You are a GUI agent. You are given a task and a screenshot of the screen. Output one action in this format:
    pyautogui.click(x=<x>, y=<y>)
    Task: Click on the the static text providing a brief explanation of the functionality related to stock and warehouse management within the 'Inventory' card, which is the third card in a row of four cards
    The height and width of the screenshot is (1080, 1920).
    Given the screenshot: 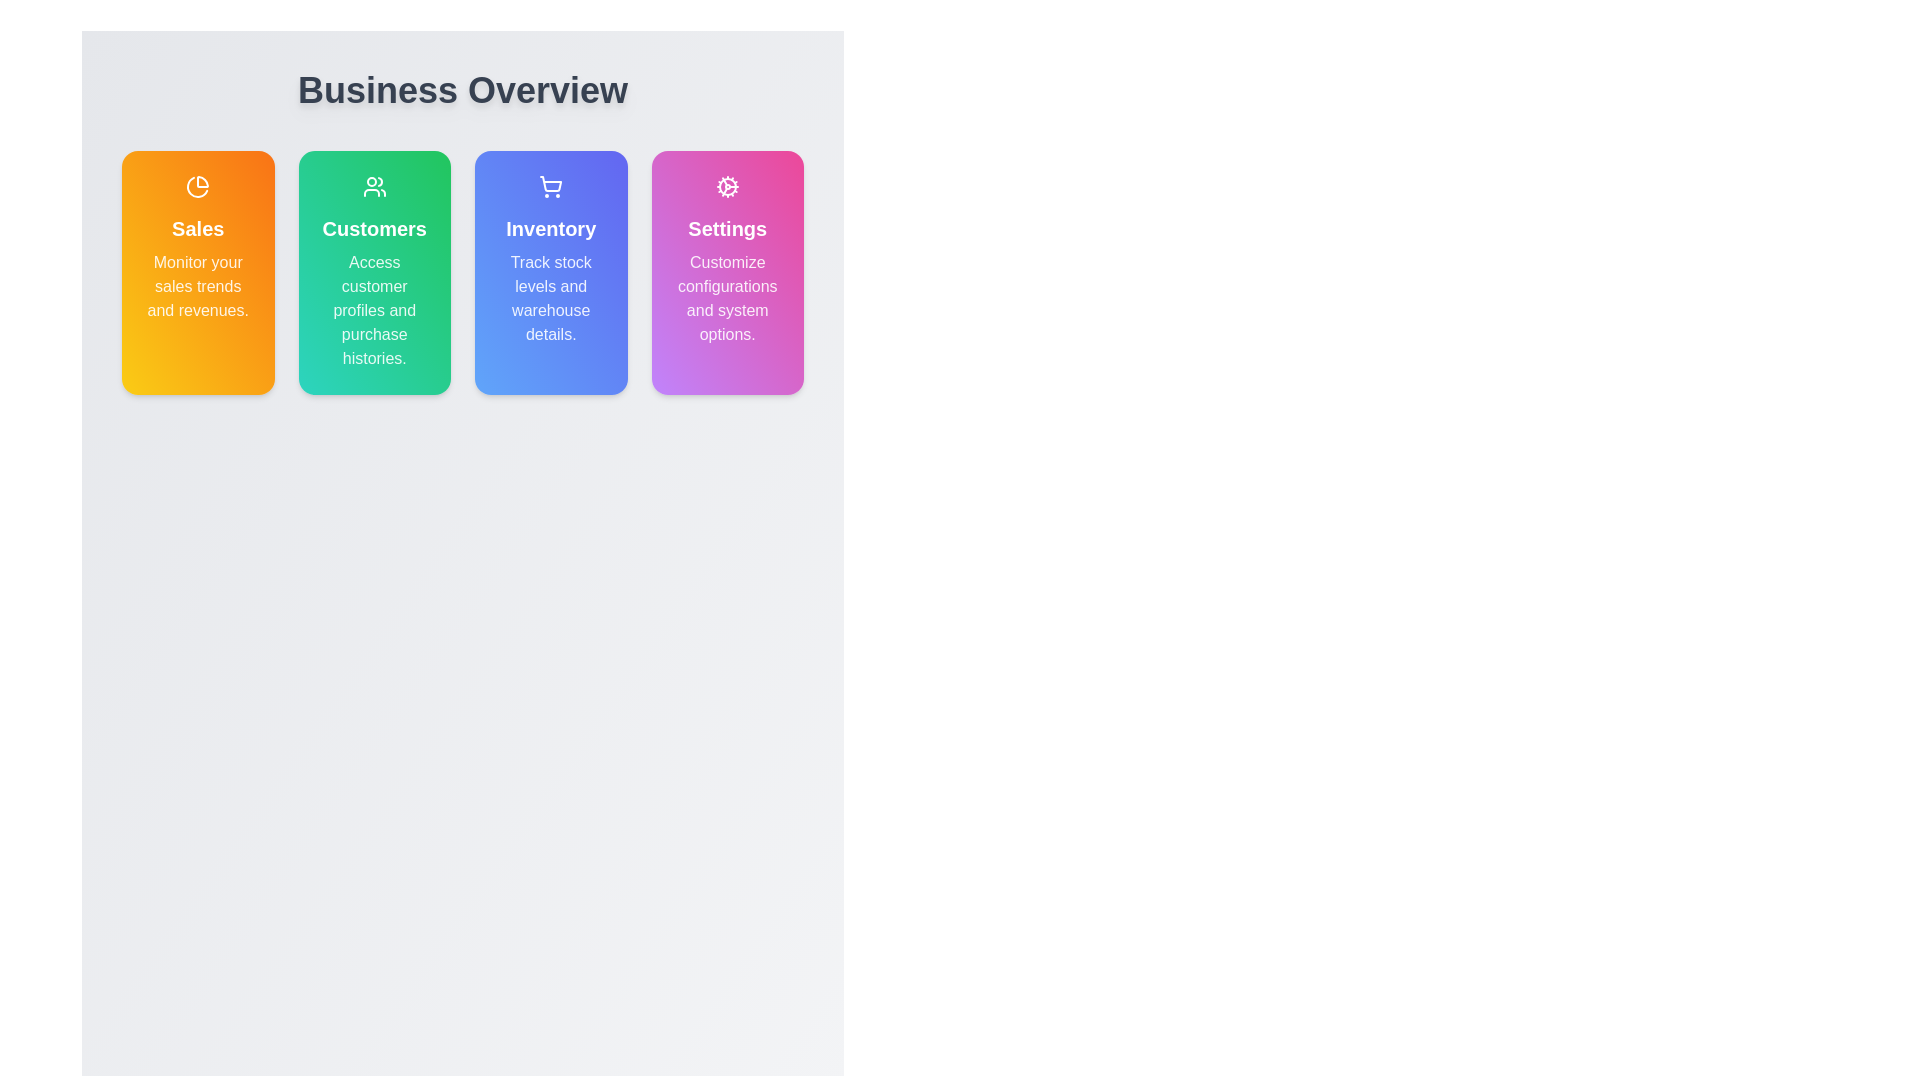 What is the action you would take?
    pyautogui.click(x=551, y=299)
    